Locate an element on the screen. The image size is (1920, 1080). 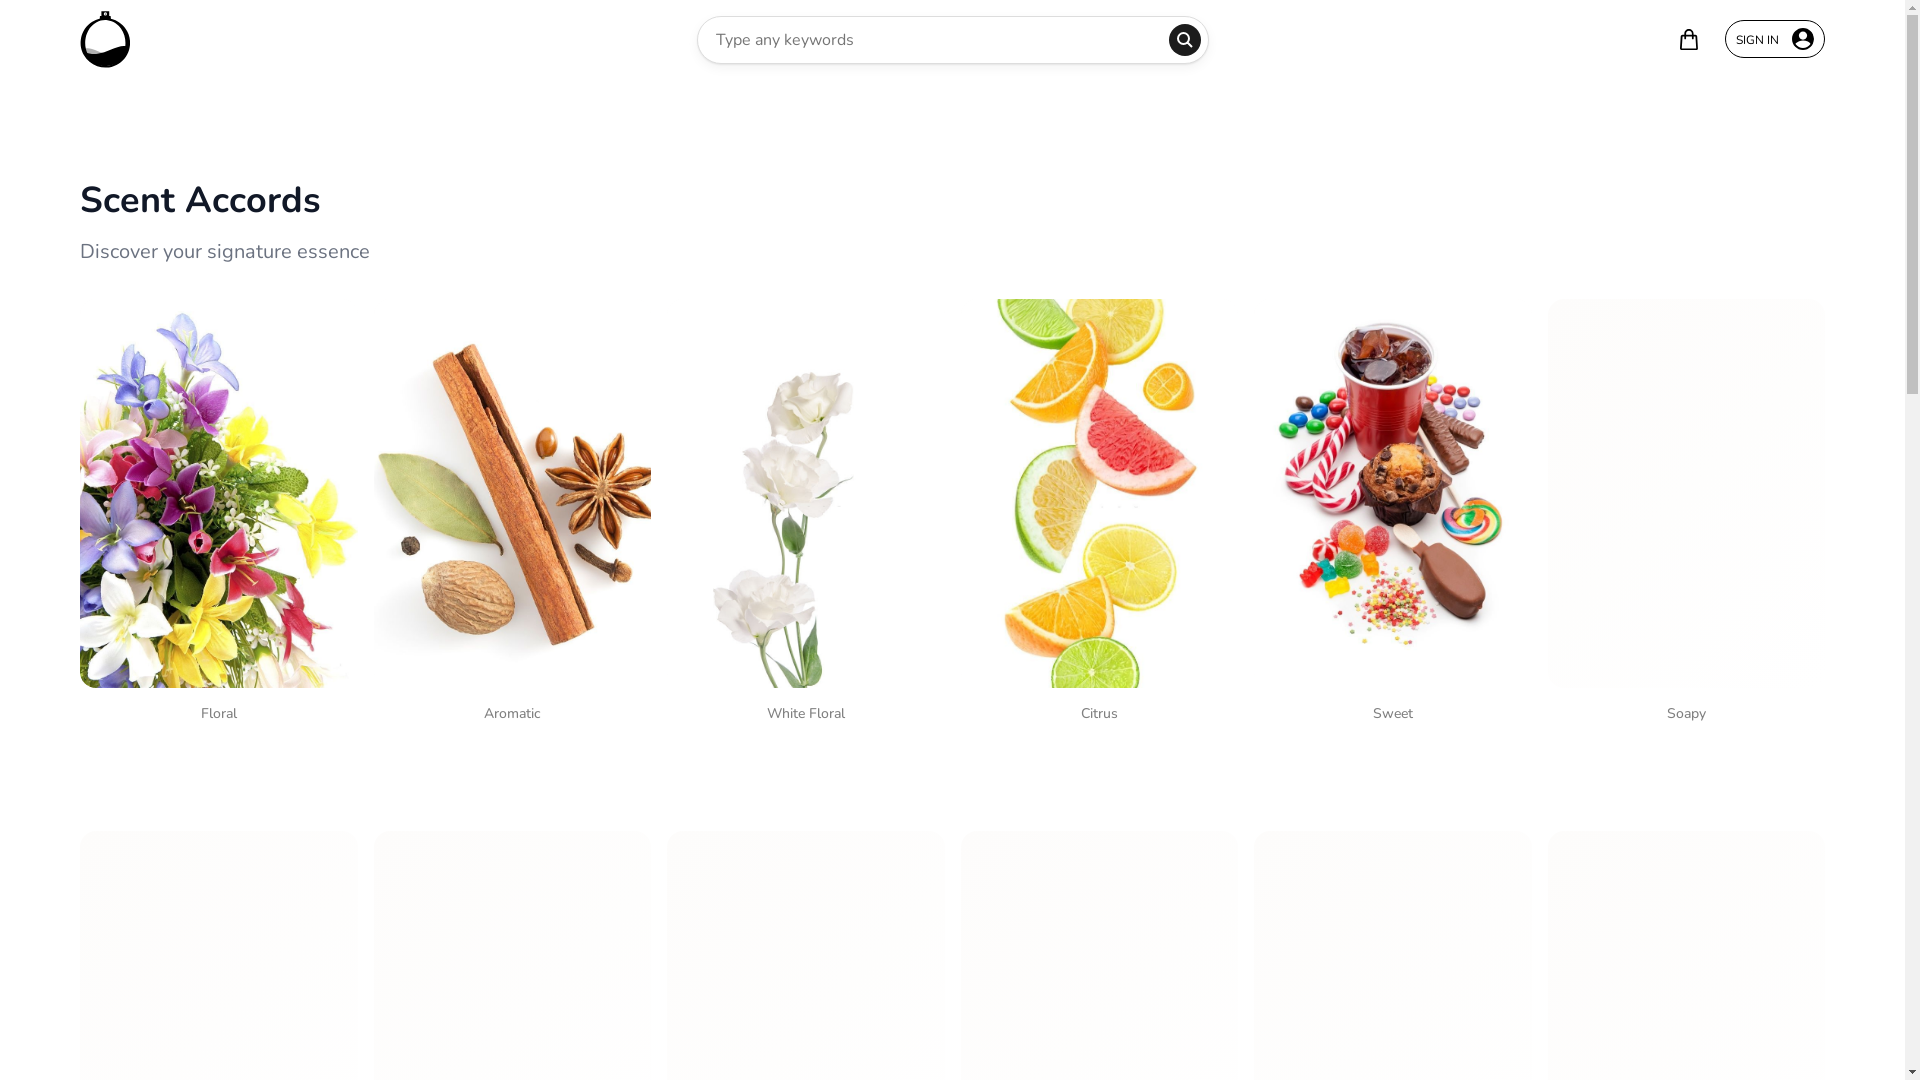
'Sweet' is located at coordinates (1391, 514).